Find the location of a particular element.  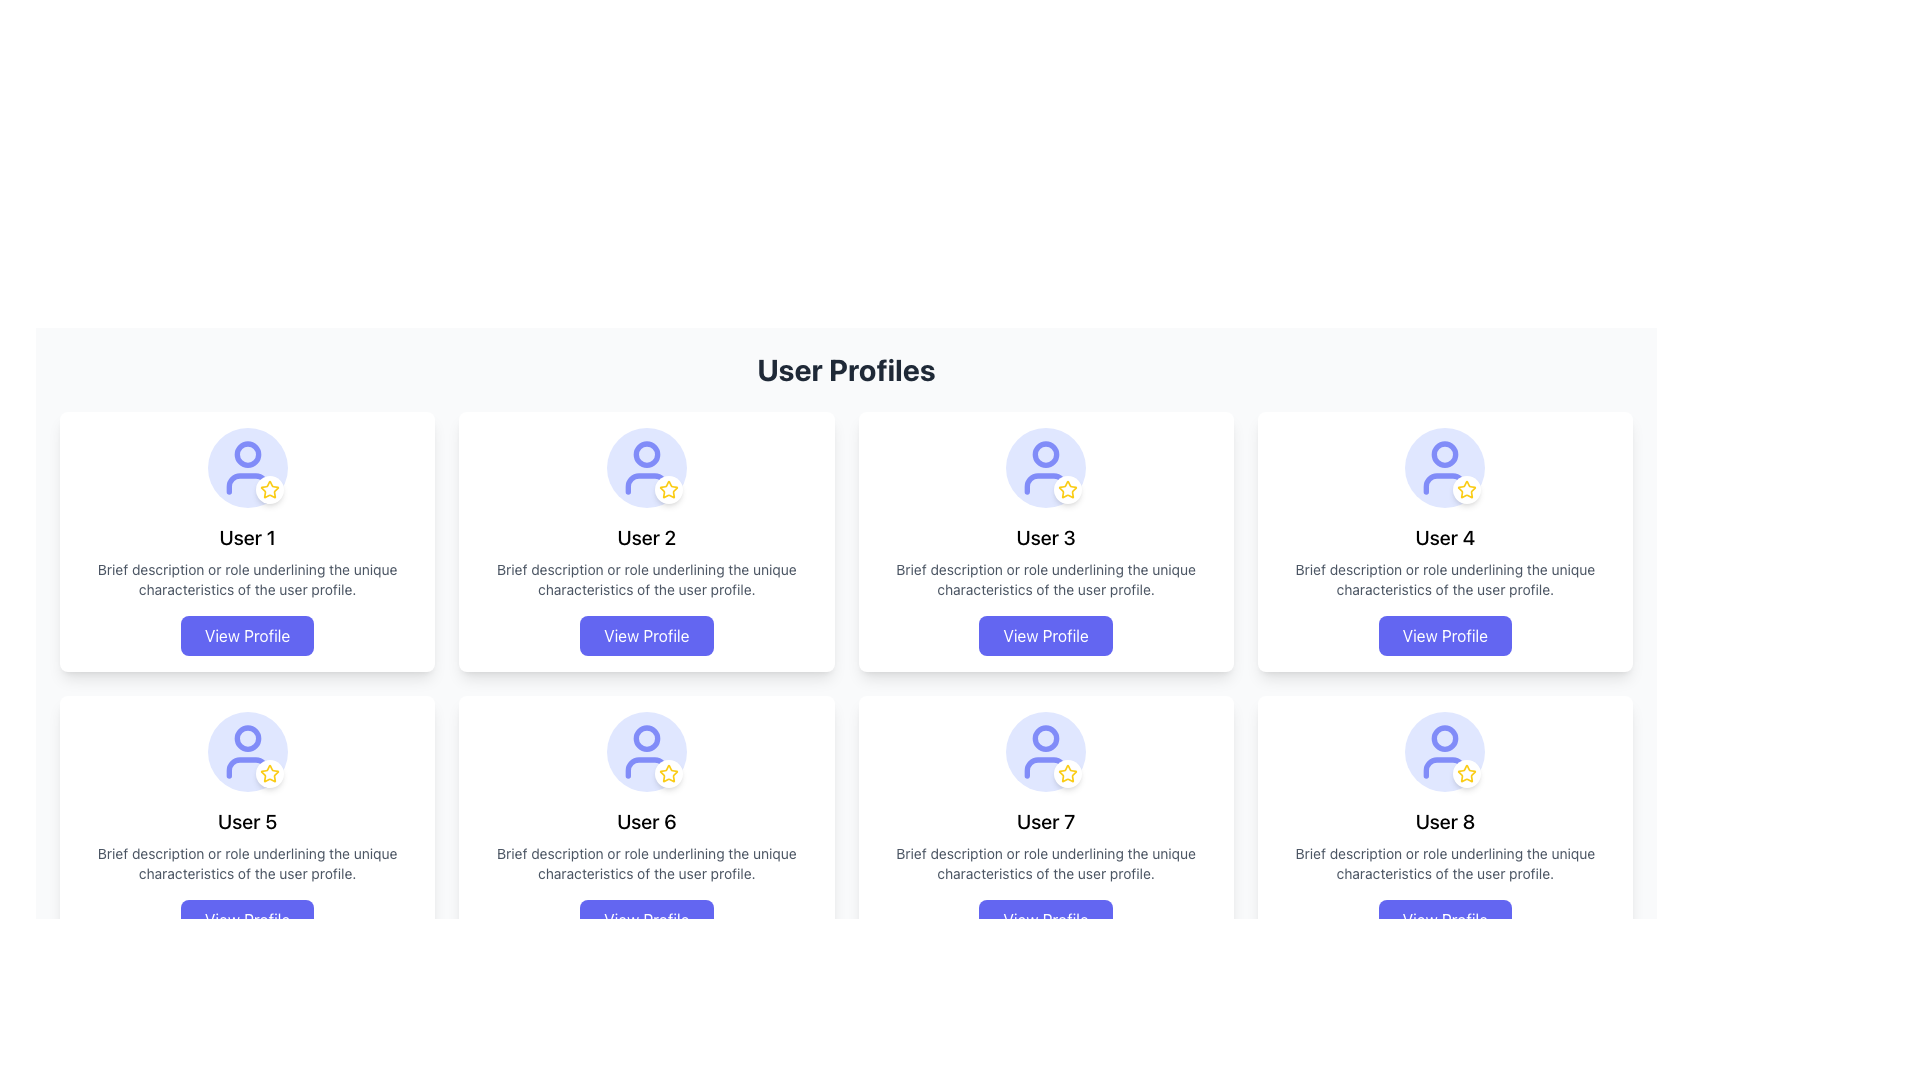

the decorative star icon indicating user 5's special status, located at the bottom-right corner of the user's avatar is located at coordinates (268, 773).